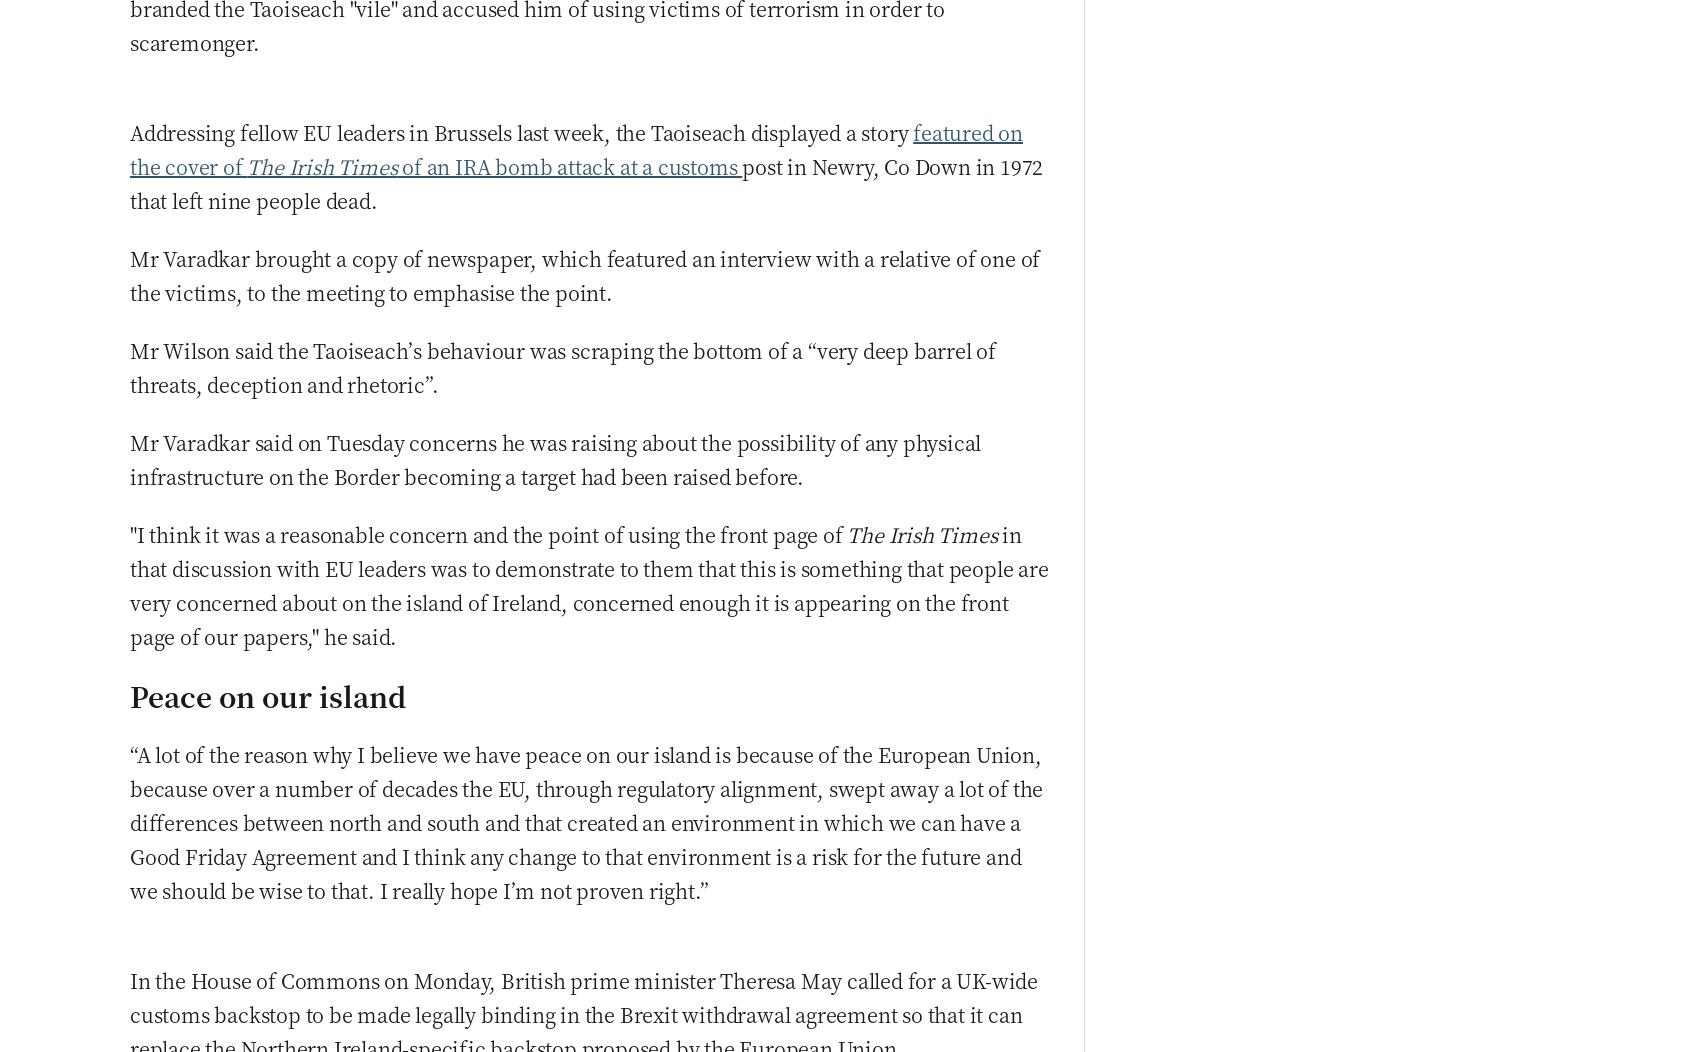 The width and height of the screenshot is (1700, 1052). What do you see at coordinates (588, 583) in the screenshot?
I see `'in that discussion with EU leaders was to demonstrate to them that this is something that people are very concerned about on the island of Ireland, concerned enough it is appearing on the front page of our papers," he said.'` at bounding box center [588, 583].